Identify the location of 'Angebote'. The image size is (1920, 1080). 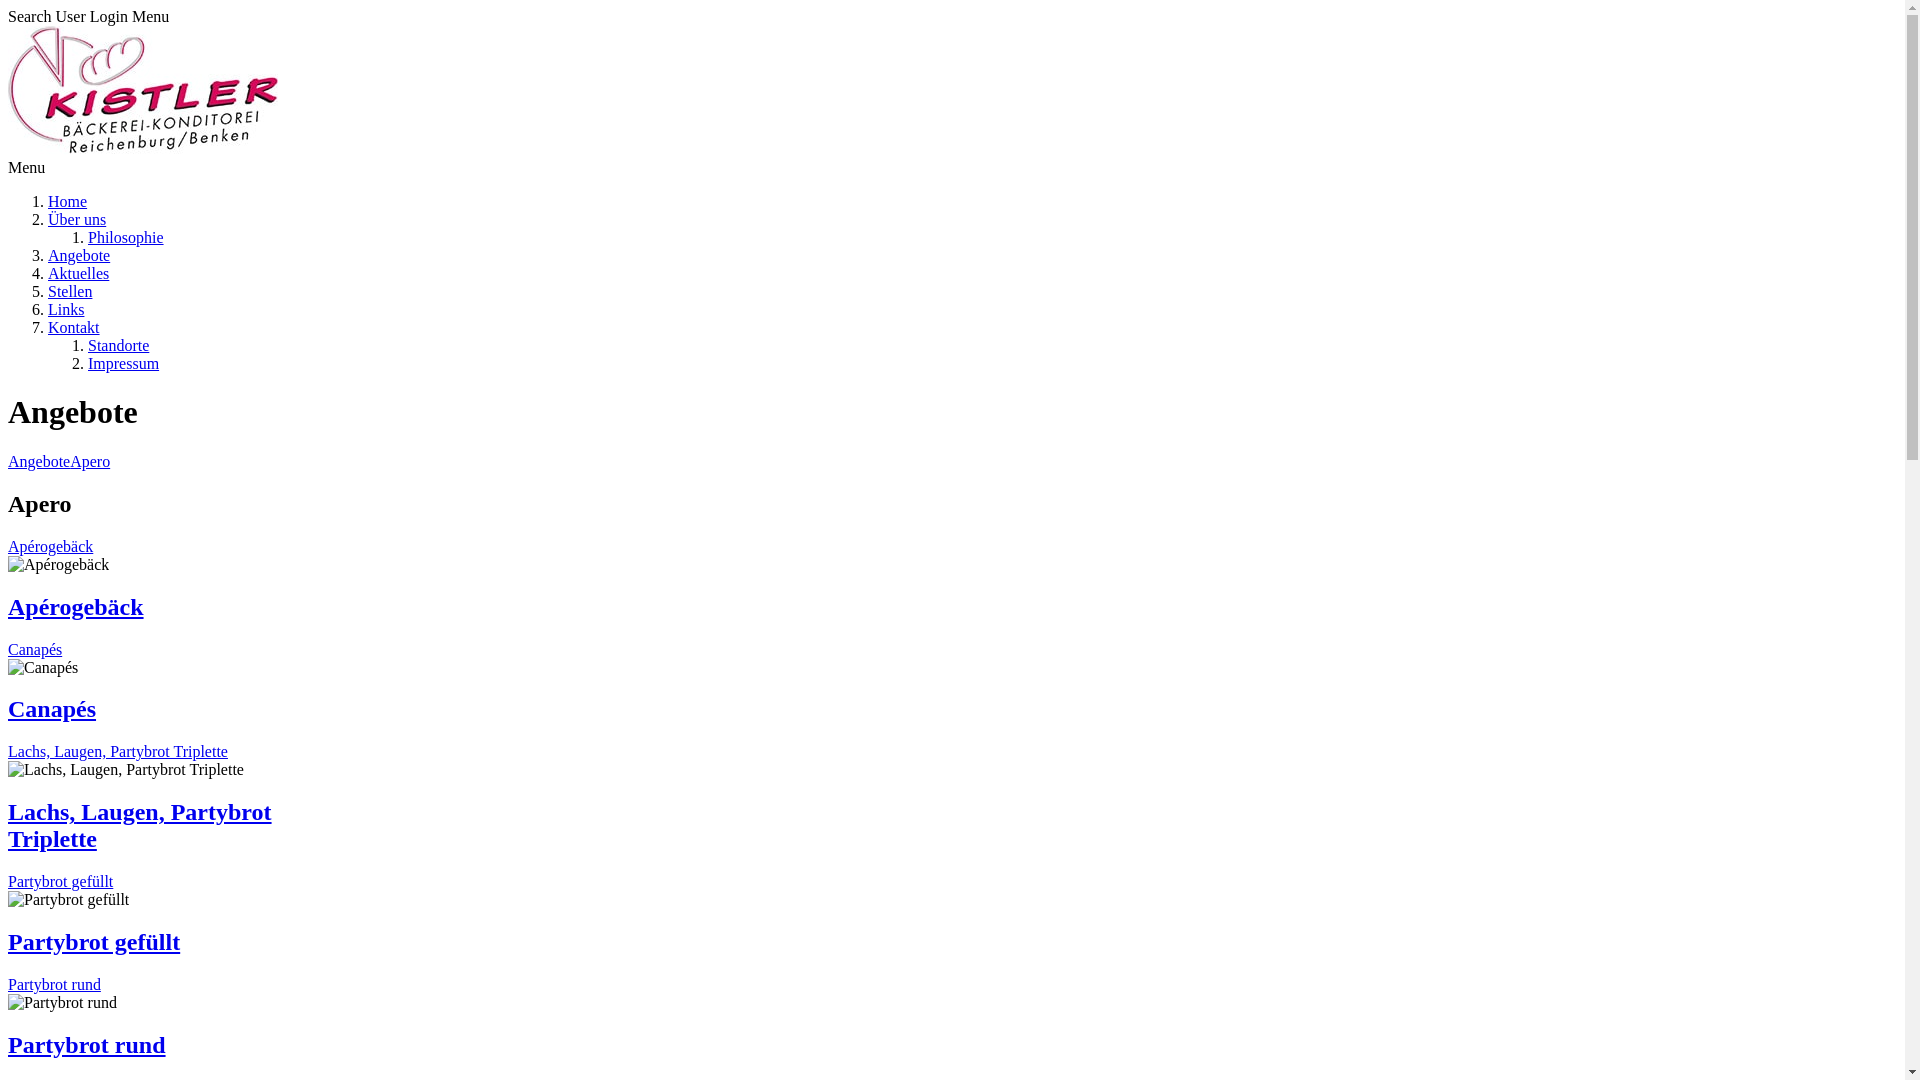
(38, 461).